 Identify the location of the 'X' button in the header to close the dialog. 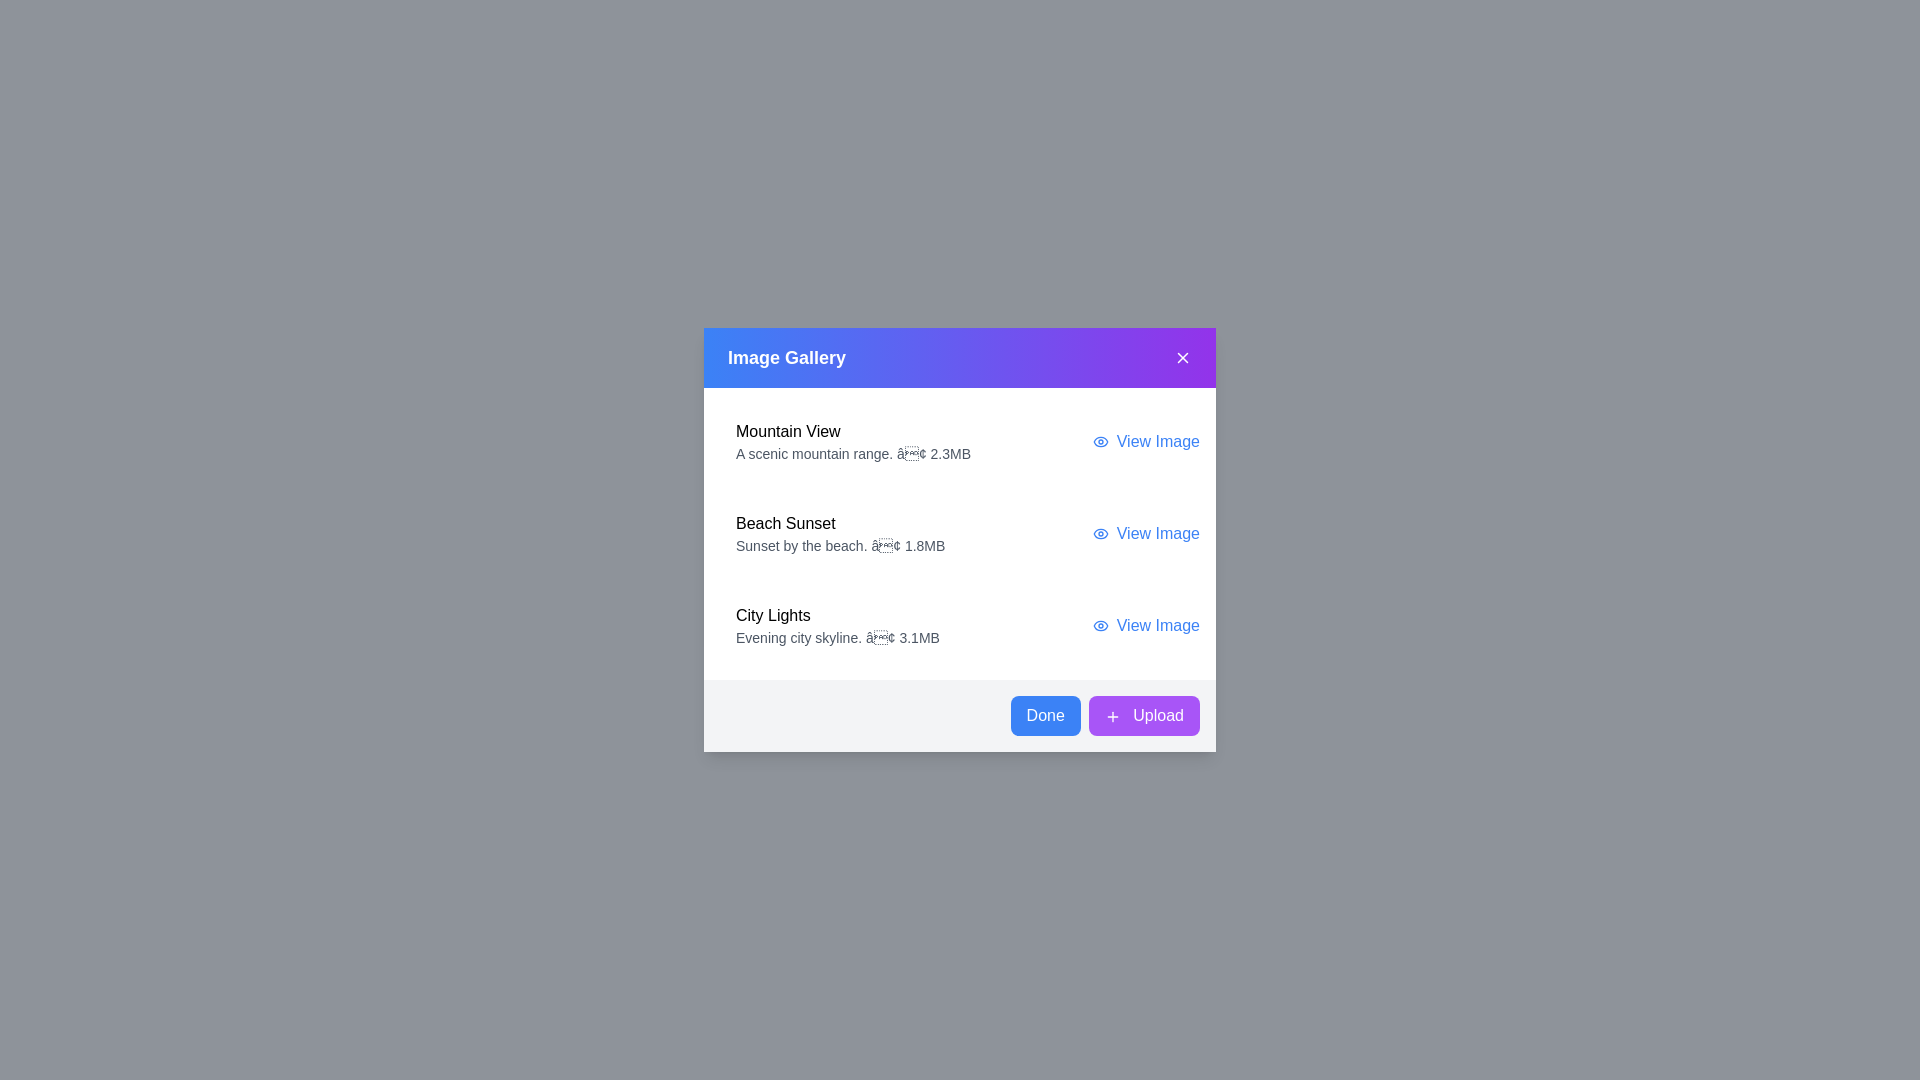
(1182, 357).